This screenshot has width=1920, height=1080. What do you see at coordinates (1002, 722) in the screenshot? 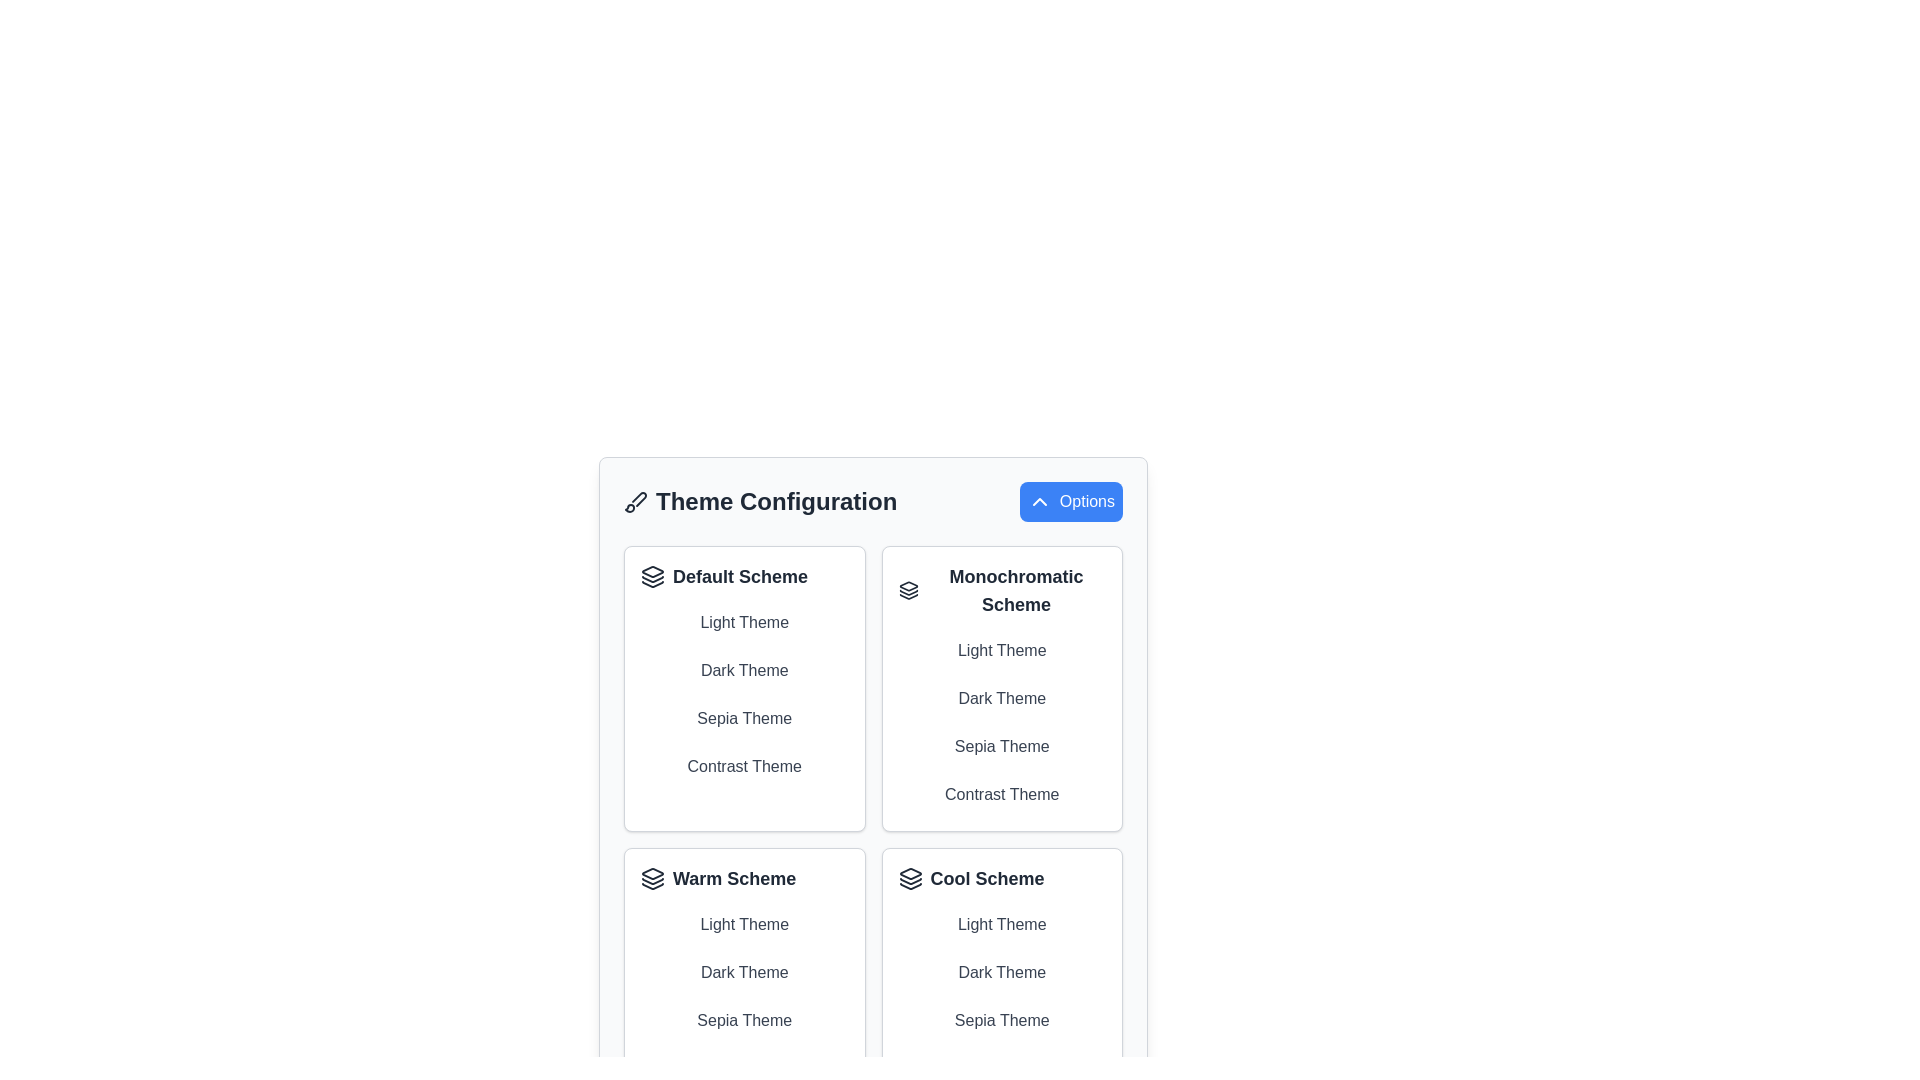
I see `an item in the list of selectable options for themes under the 'Monochromatic Scheme' card` at bounding box center [1002, 722].